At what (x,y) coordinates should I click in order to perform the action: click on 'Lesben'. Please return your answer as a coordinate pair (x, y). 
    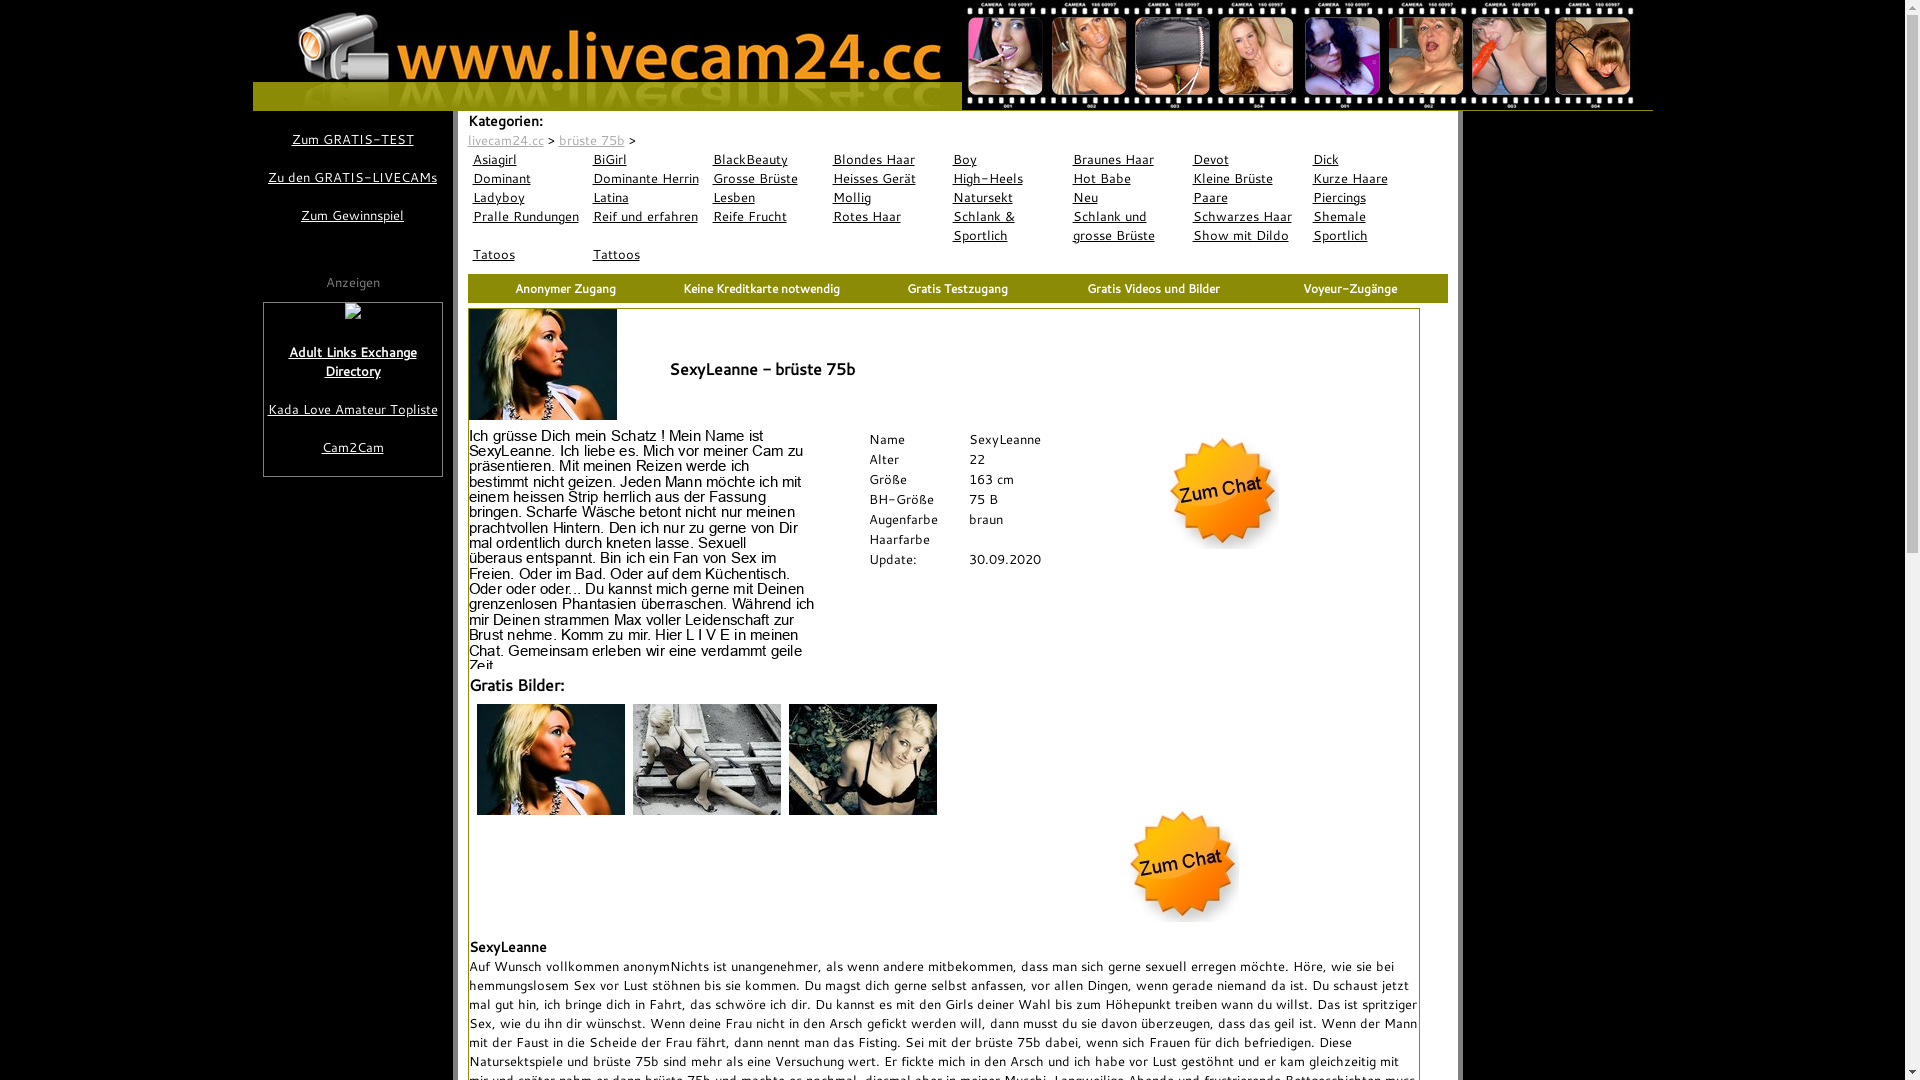
    Looking at the image, I should click on (767, 197).